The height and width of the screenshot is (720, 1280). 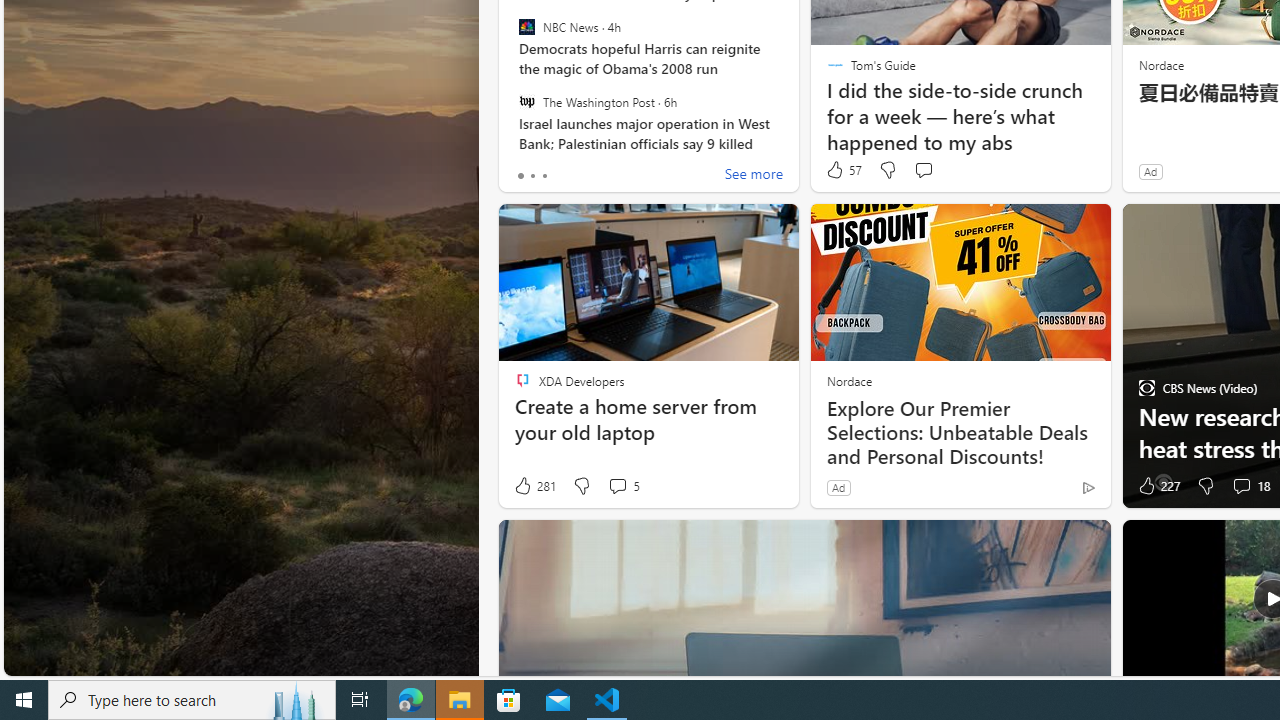 What do you see at coordinates (532, 175) in the screenshot?
I see `'tab-1'` at bounding box center [532, 175].